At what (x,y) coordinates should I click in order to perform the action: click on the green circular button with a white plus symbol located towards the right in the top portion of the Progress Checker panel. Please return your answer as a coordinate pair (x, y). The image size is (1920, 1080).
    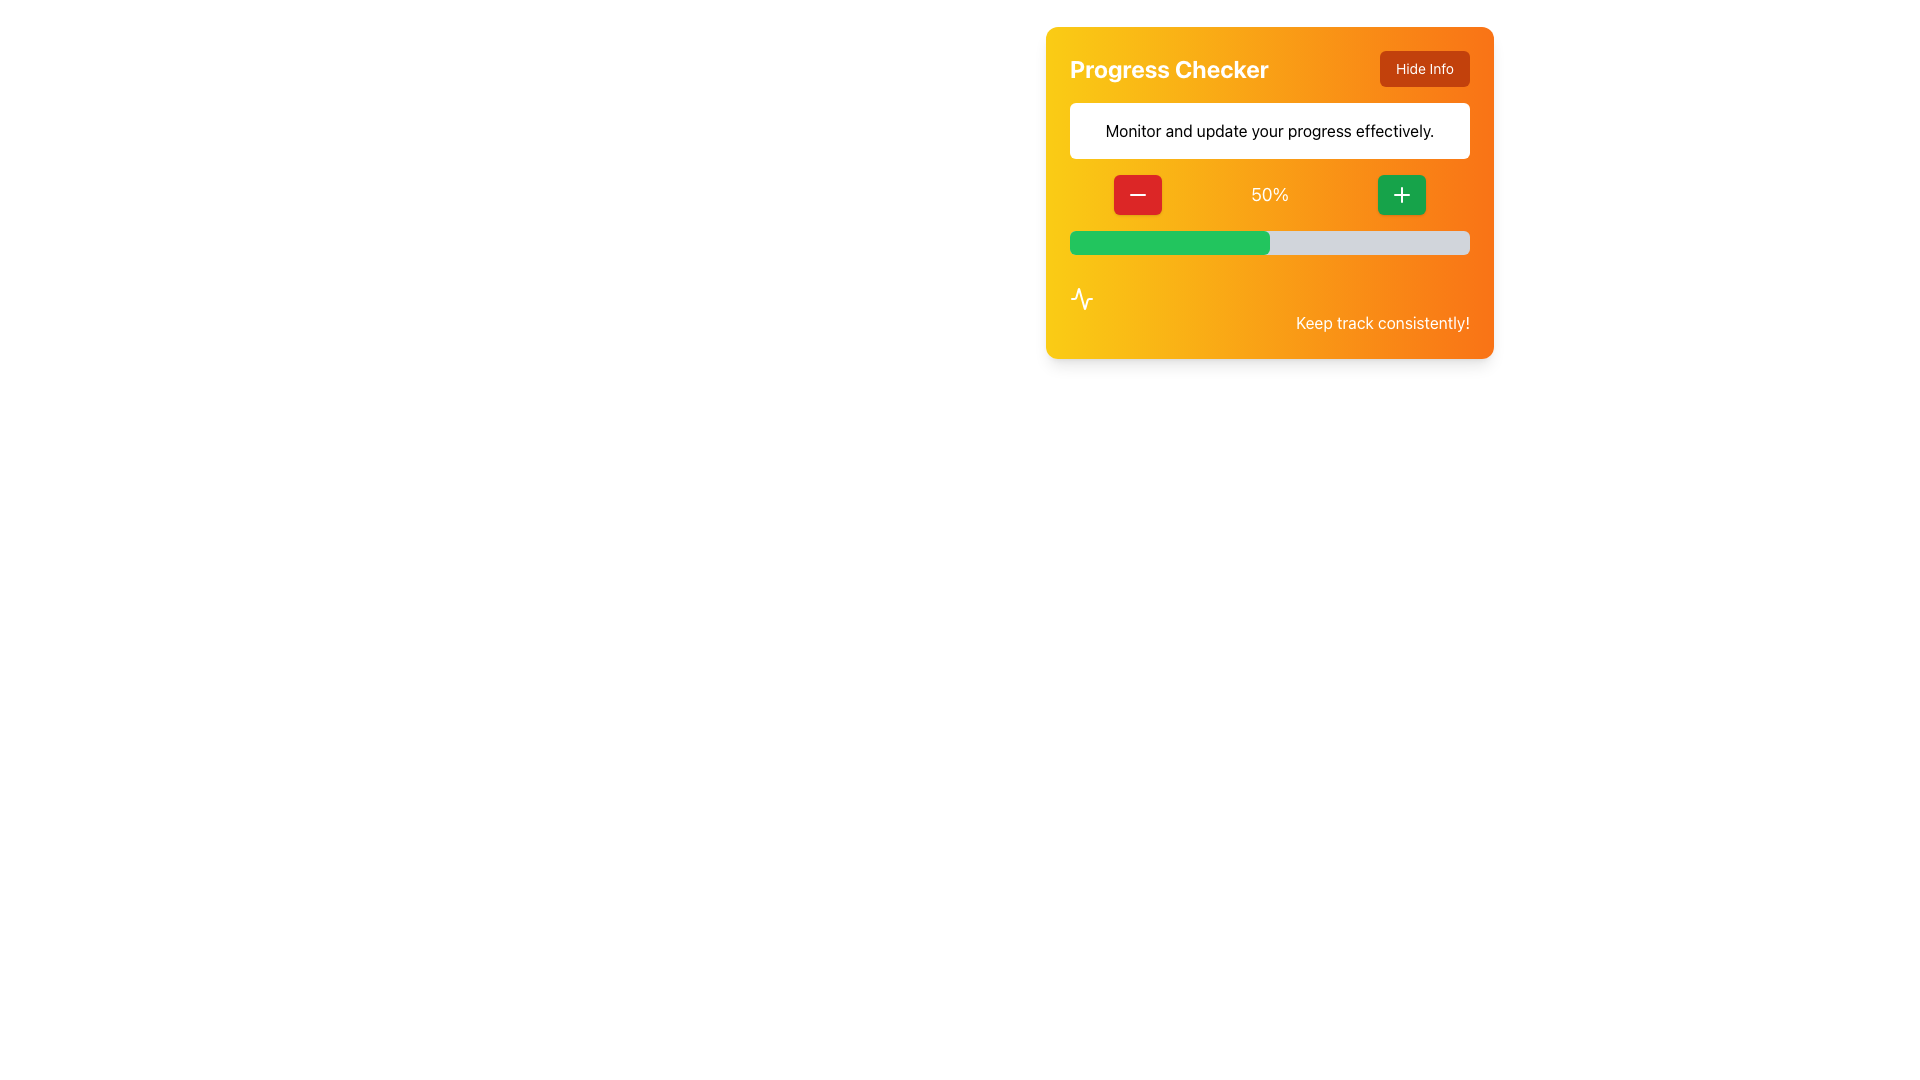
    Looking at the image, I should click on (1400, 195).